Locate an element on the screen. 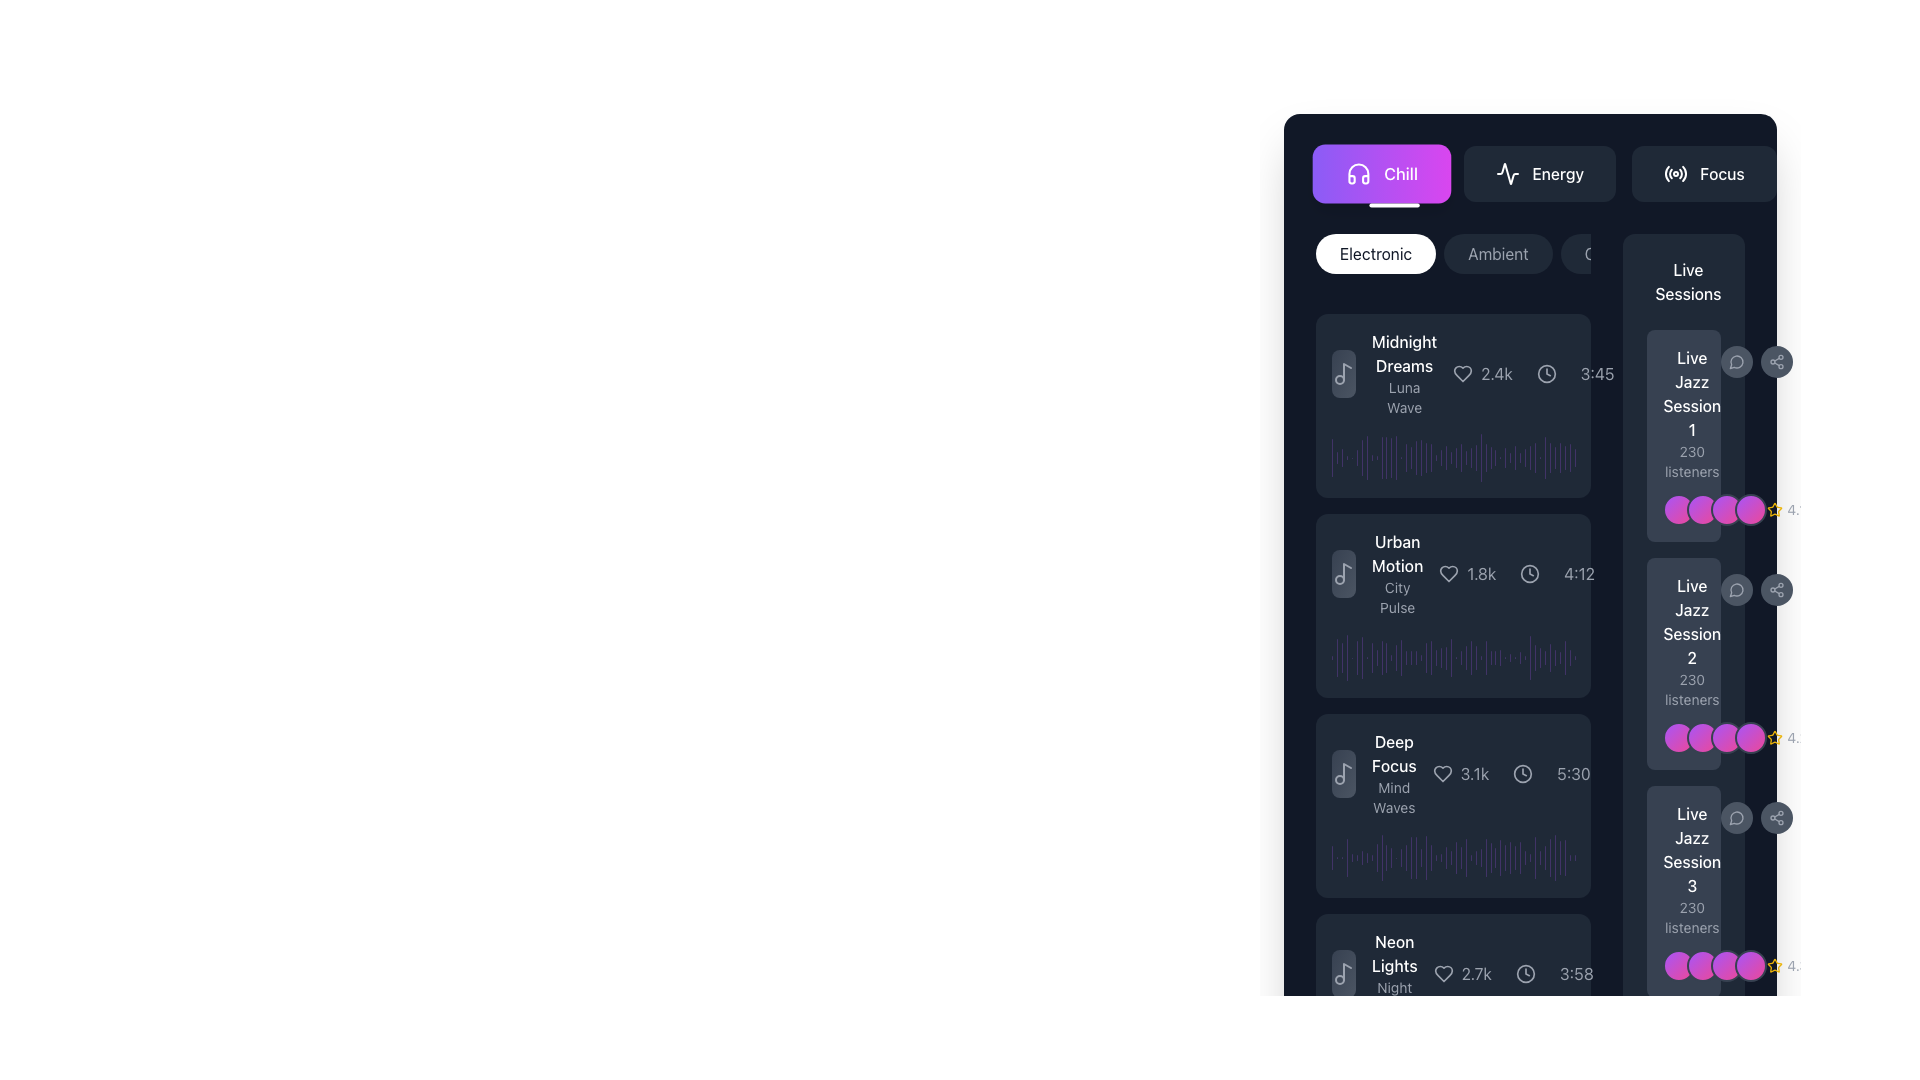 This screenshot has height=1080, width=1920. the value of the Bar graph element located to the right of 'Live Jazz Session 3', which is the 43rd component in the vertical stack of similar elements is located at coordinates (1559, 1056).